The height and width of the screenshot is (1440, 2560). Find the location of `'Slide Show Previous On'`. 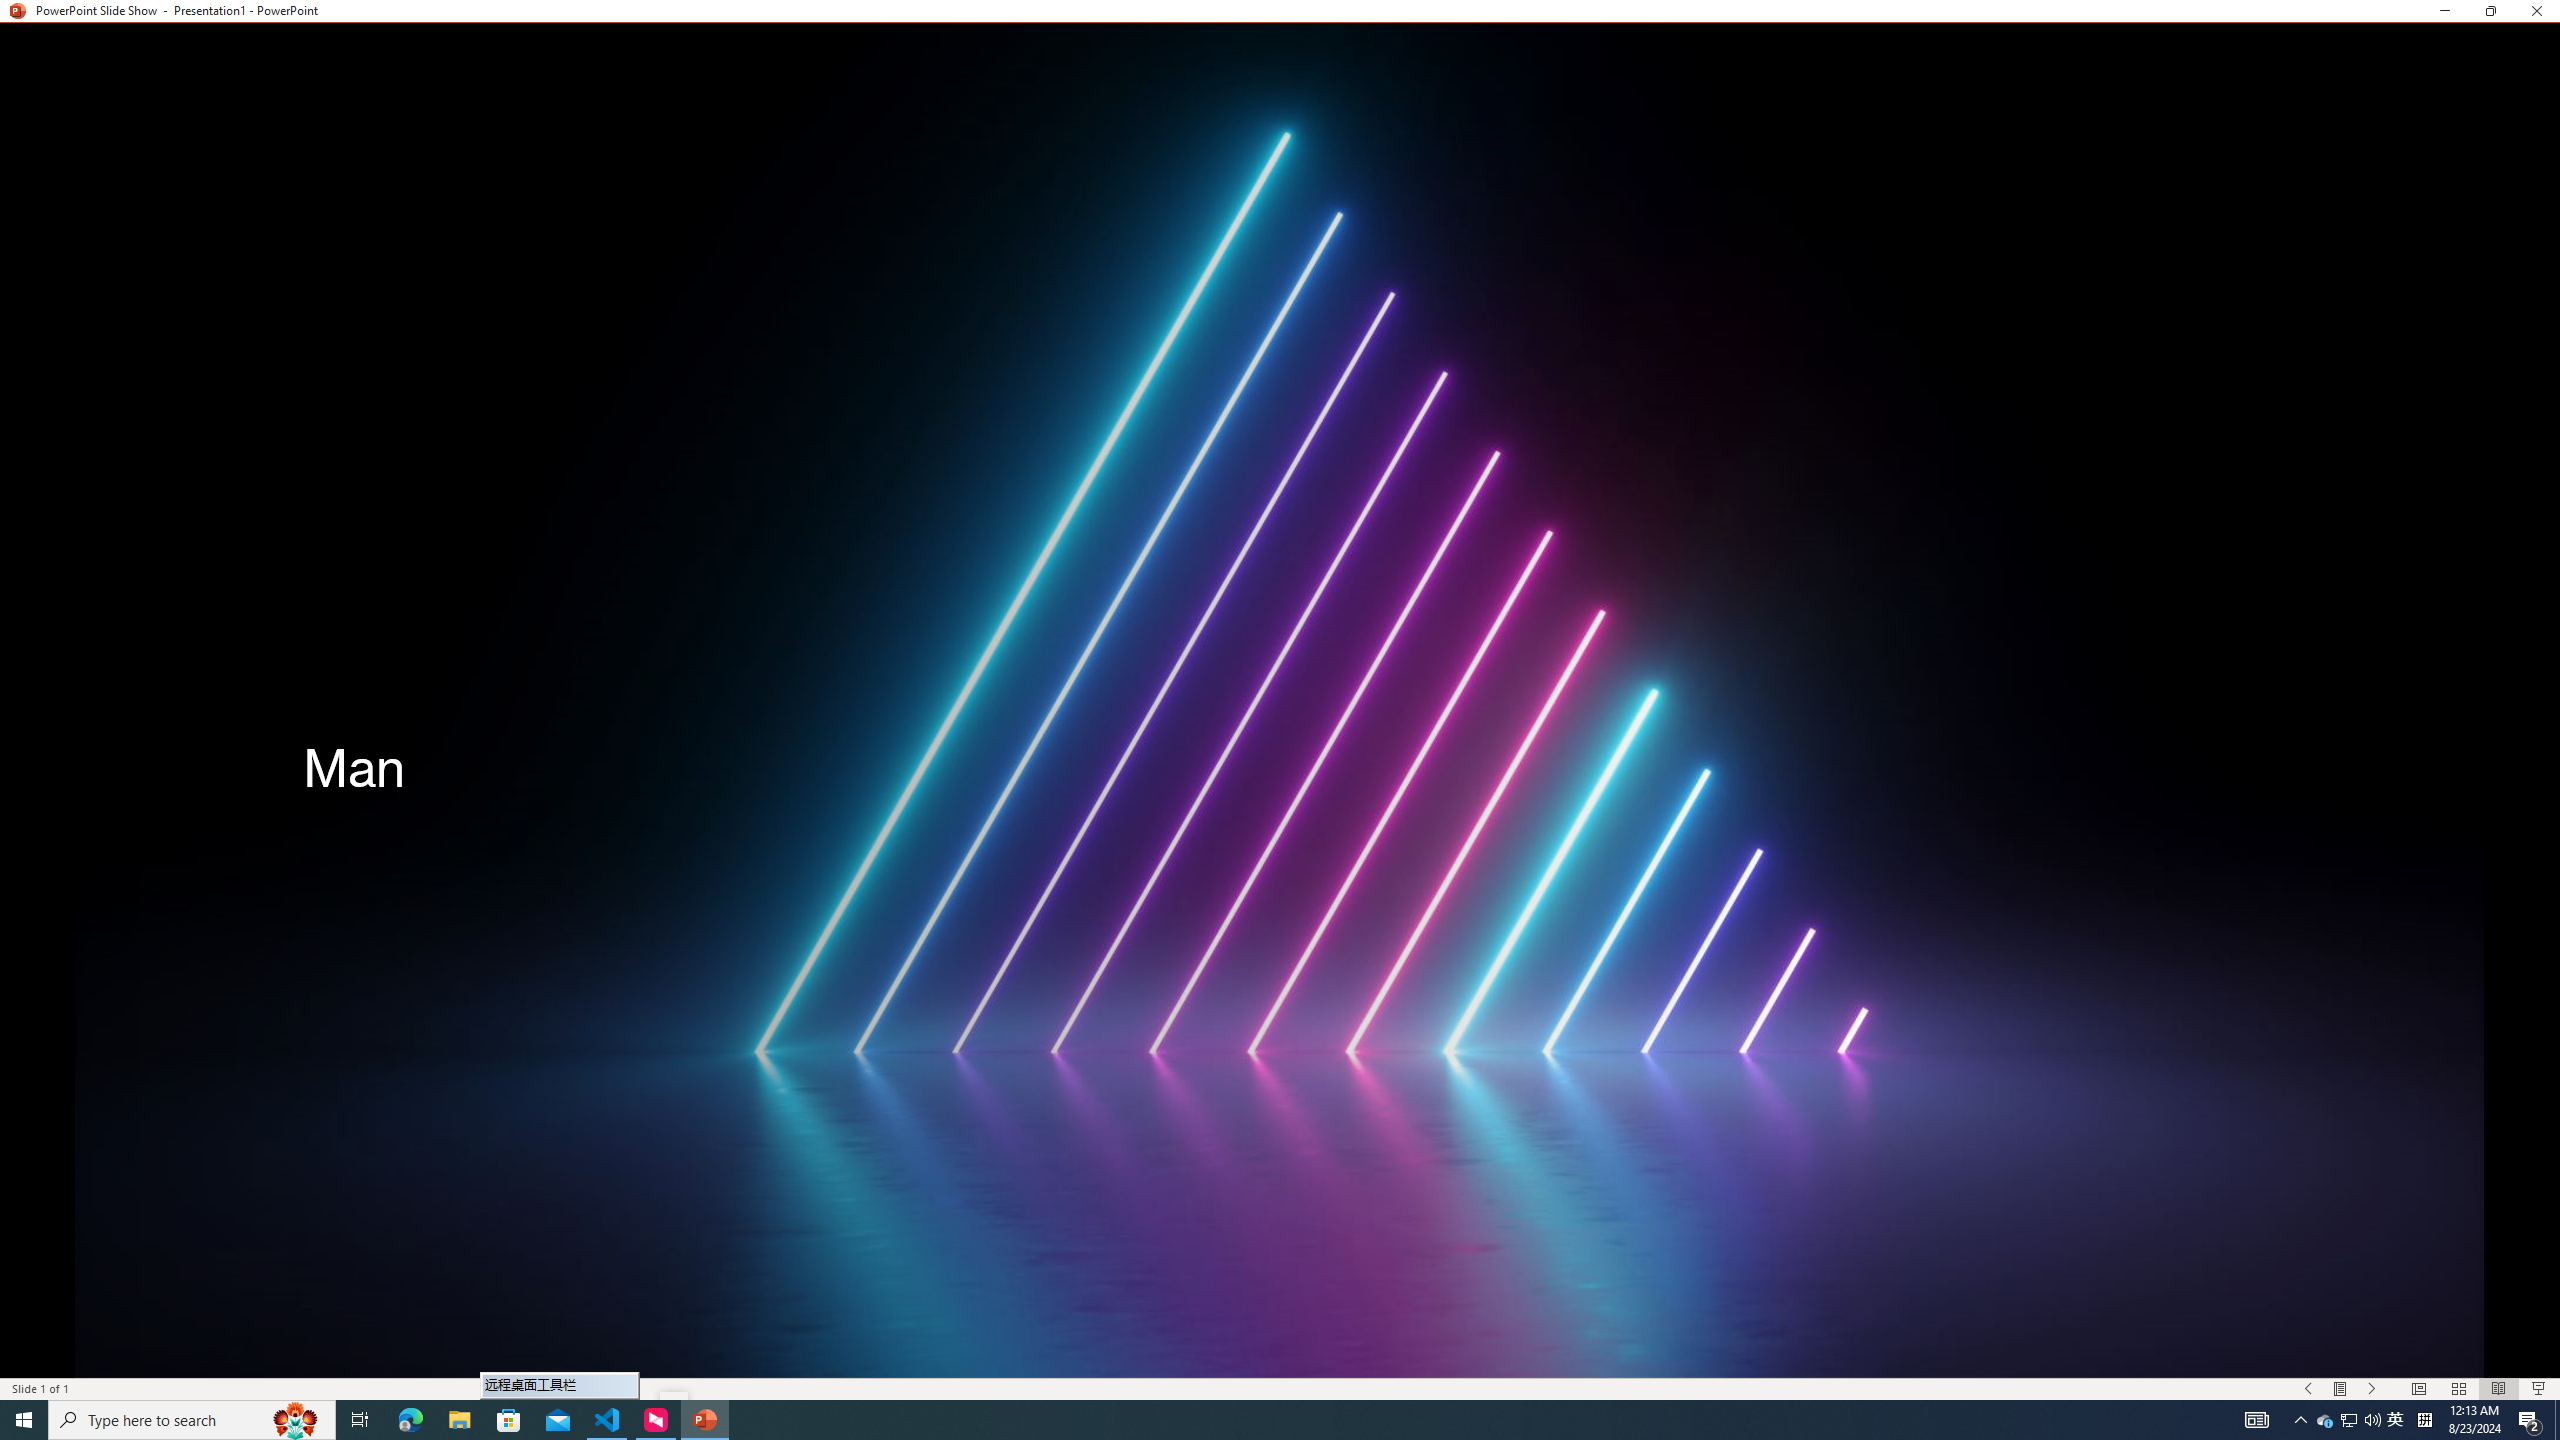

'Slide Show Previous On' is located at coordinates (2308, 1389).